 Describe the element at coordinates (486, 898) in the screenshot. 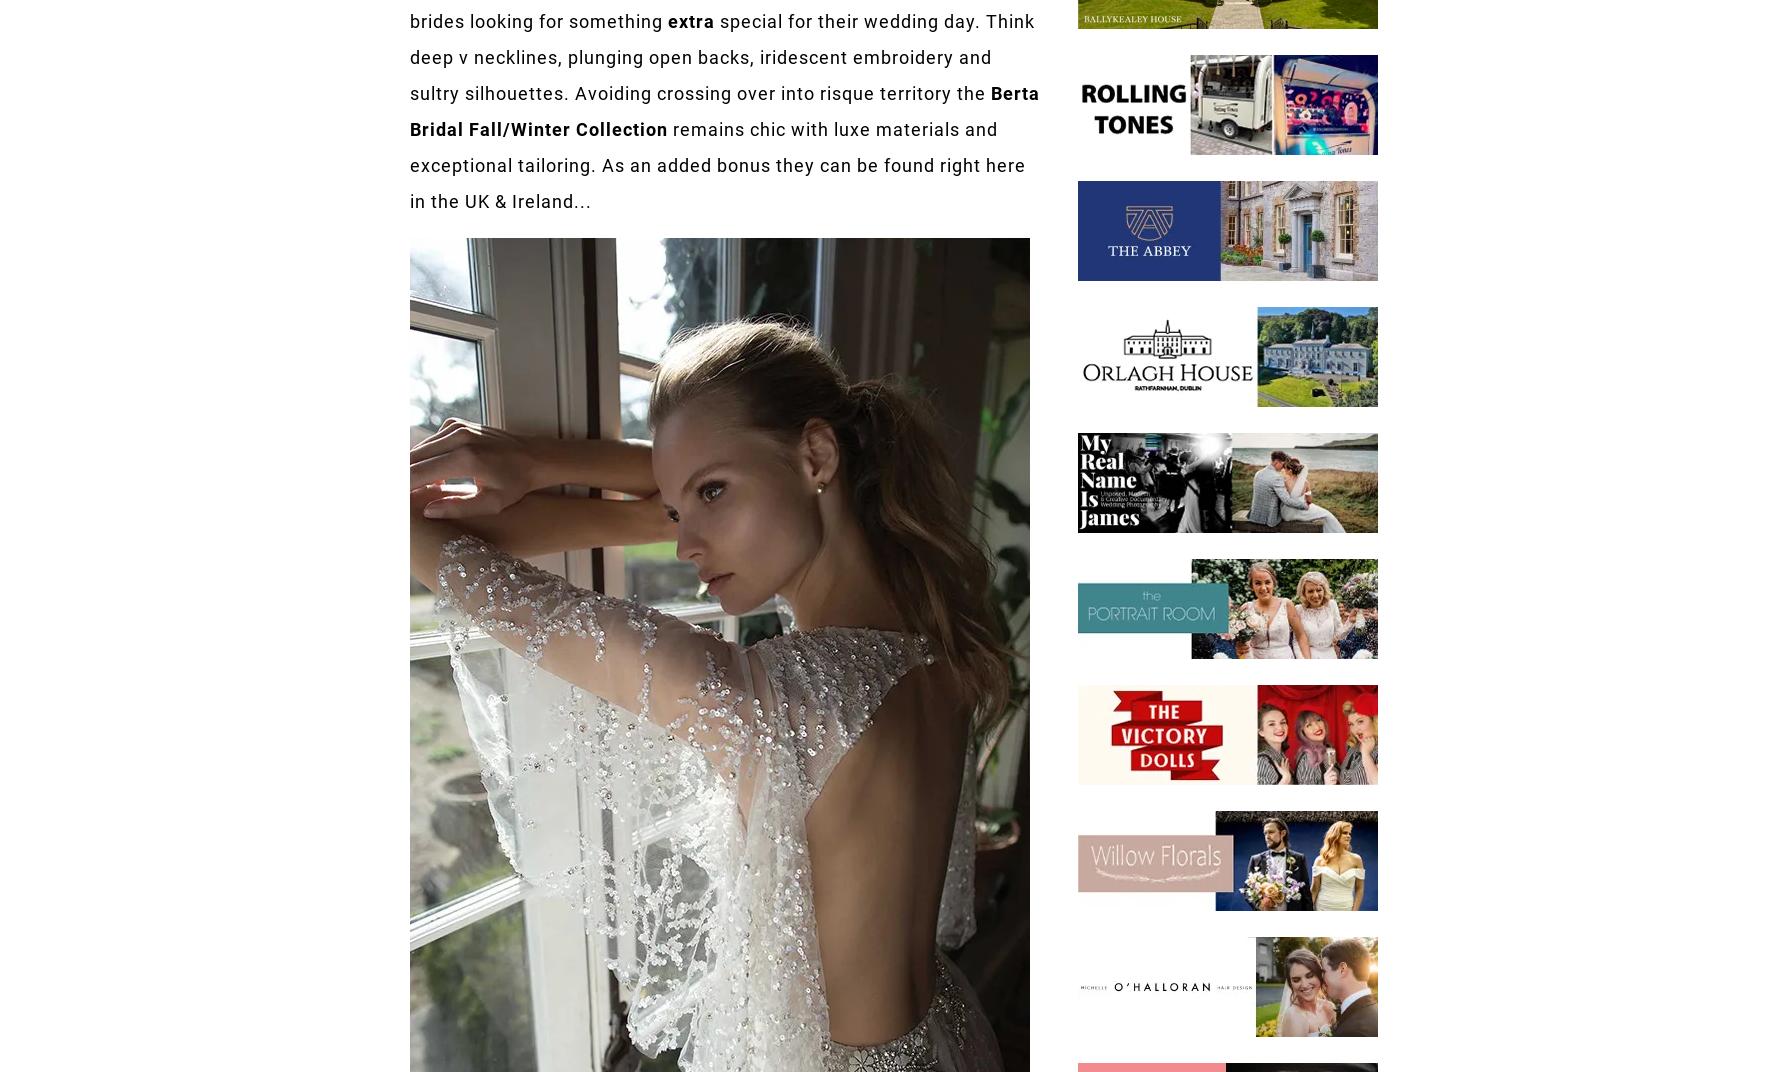

I see `'Contact Us'` at that location.